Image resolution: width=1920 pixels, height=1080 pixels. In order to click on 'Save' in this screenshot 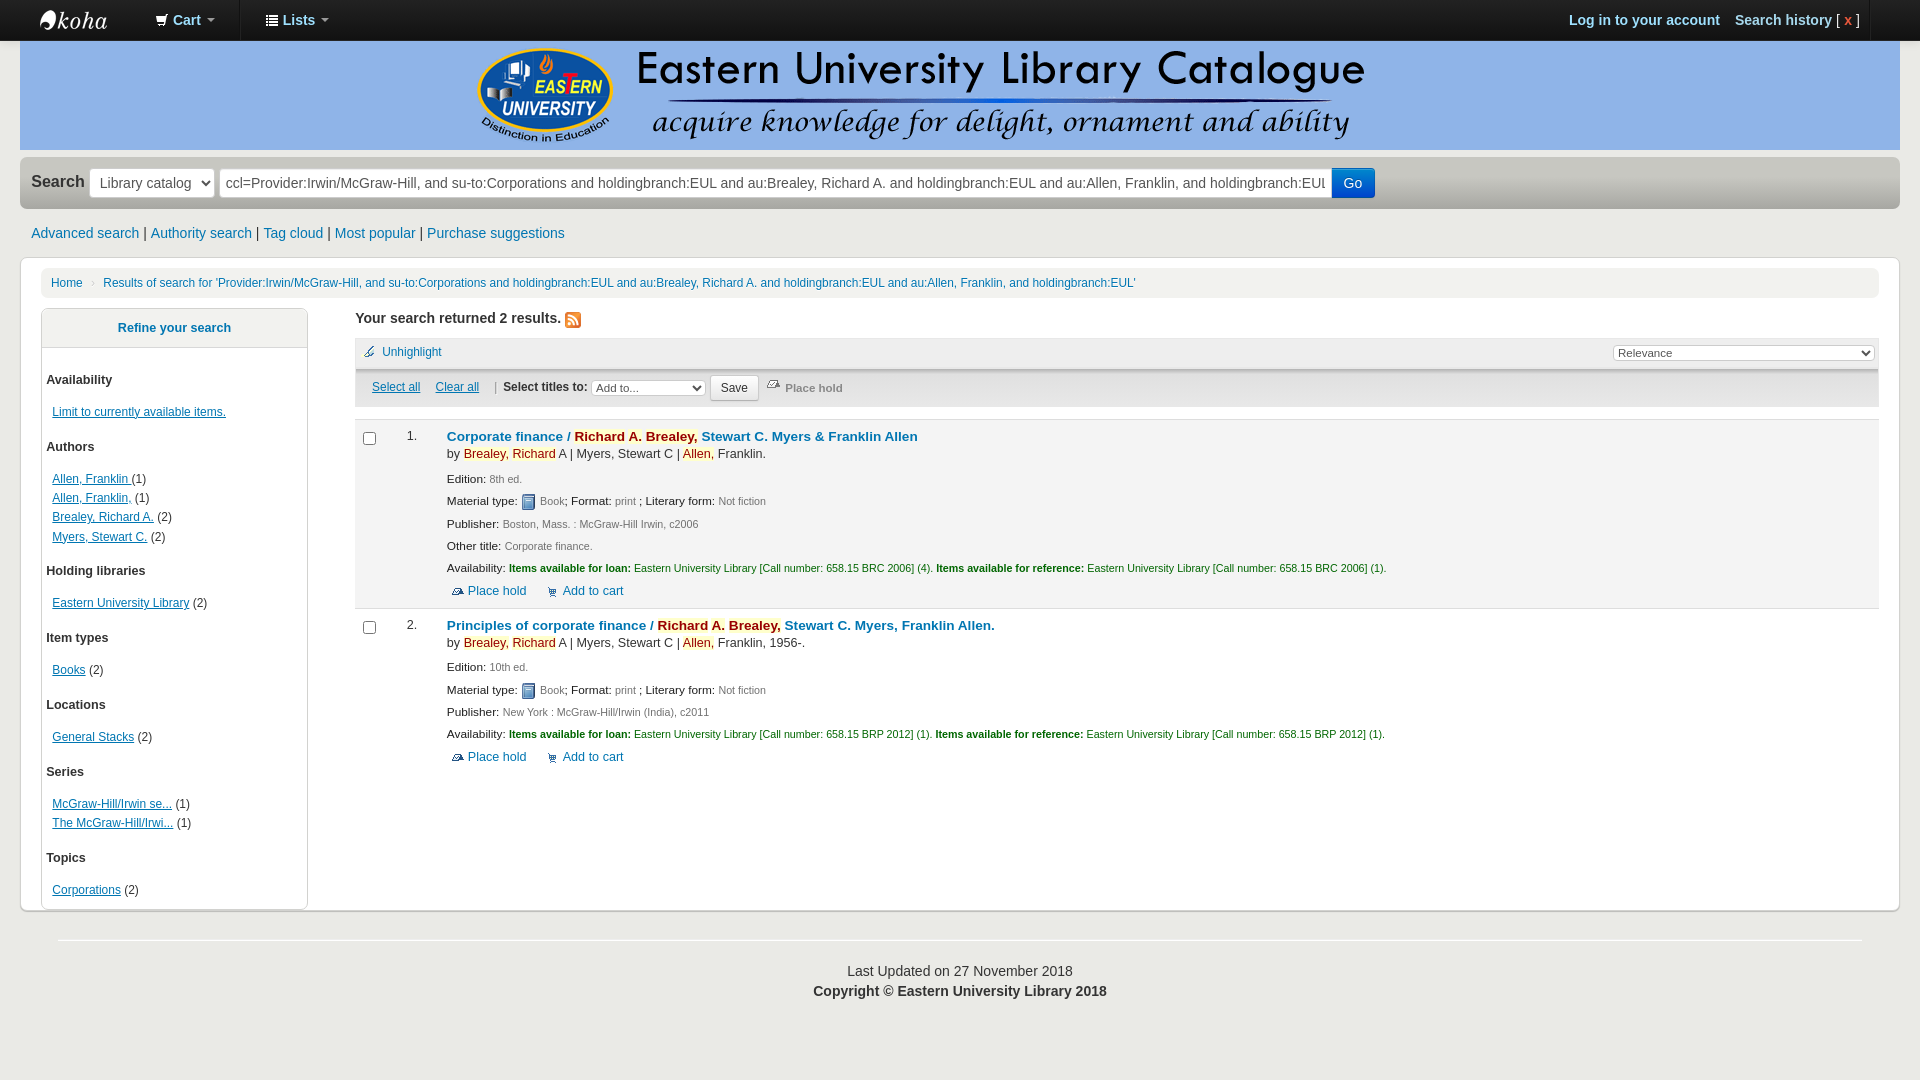, I will do `click(733, 388)`.